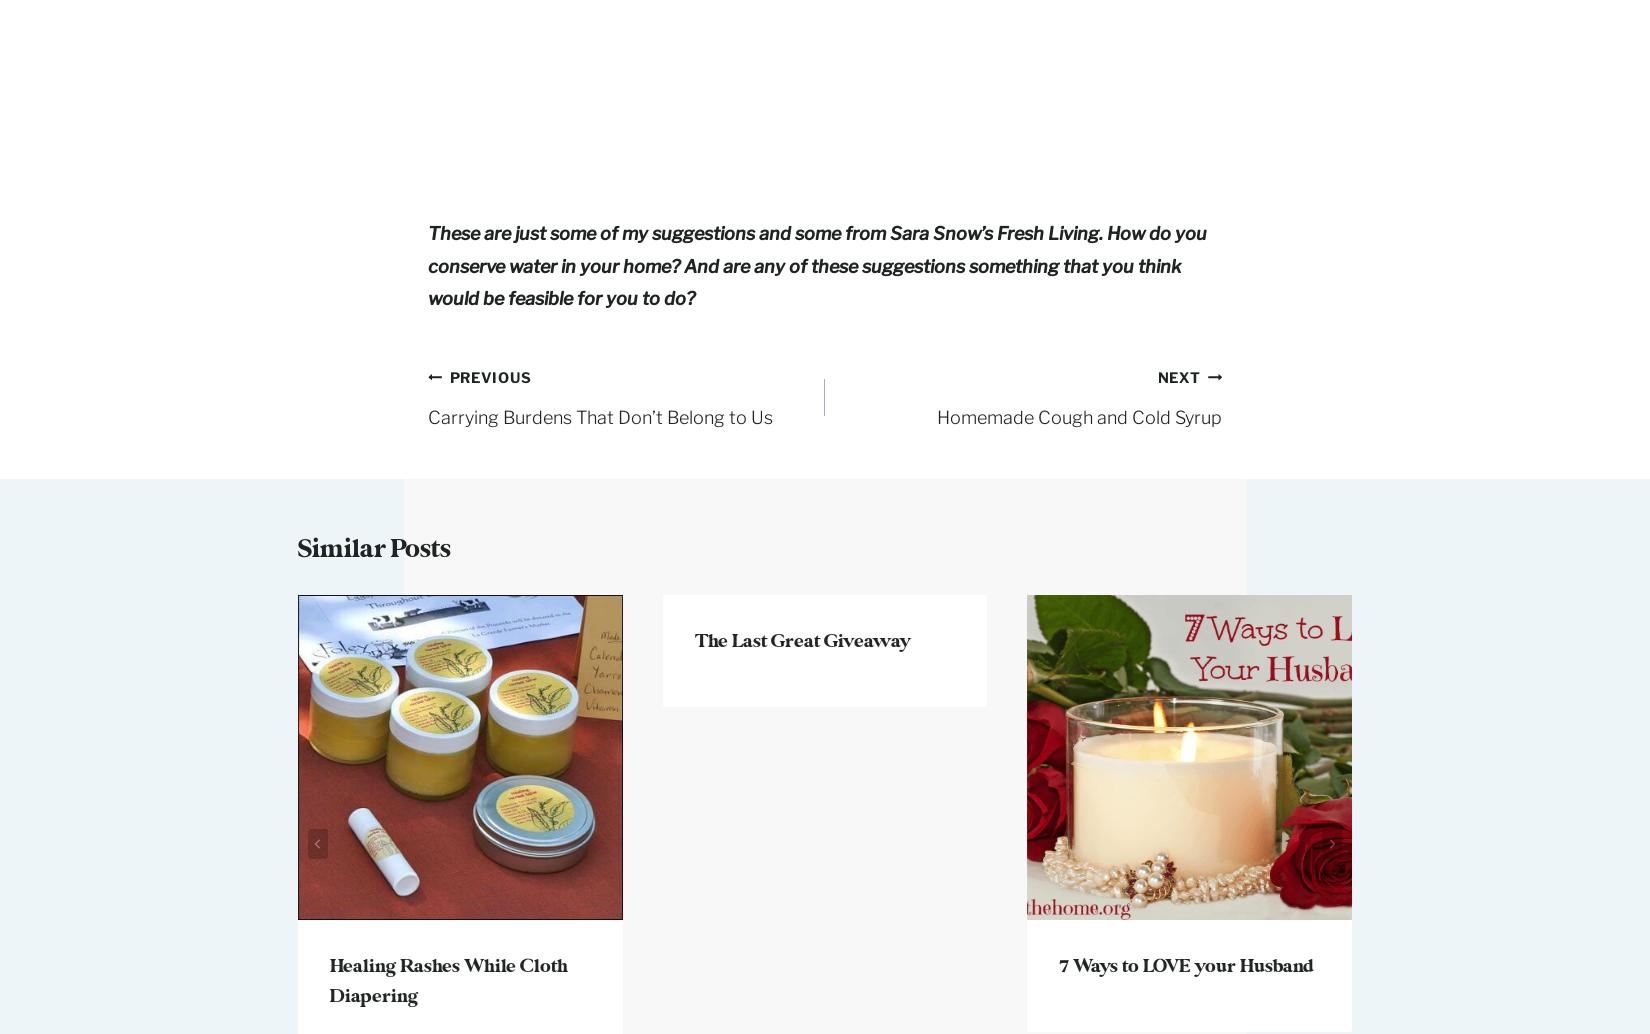  Describe the element at coordinates (1529, 657) in the screenshot. I see `'Living Simple Saturdays- From Clutter to Clarity'` at that location.